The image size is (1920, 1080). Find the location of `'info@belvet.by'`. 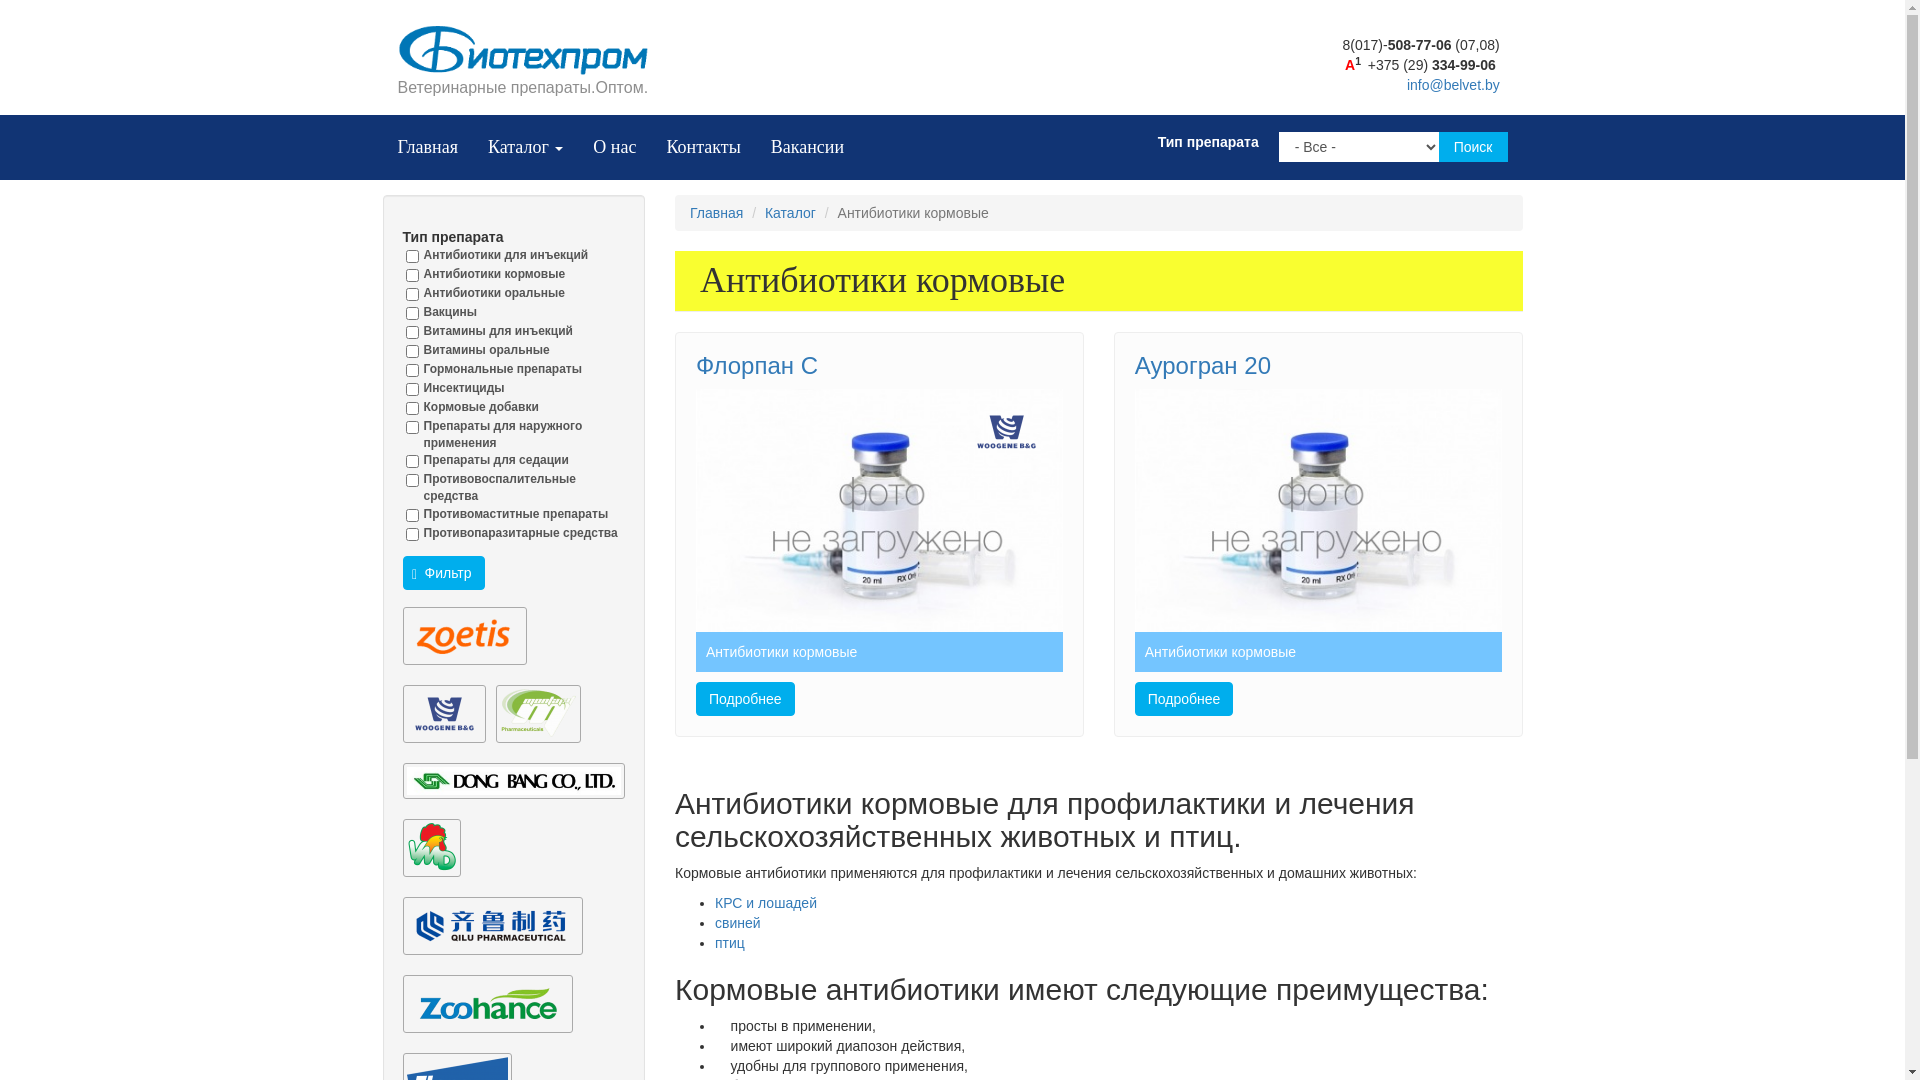

'info@belvet.by' is located at coordinates (1453, 83).